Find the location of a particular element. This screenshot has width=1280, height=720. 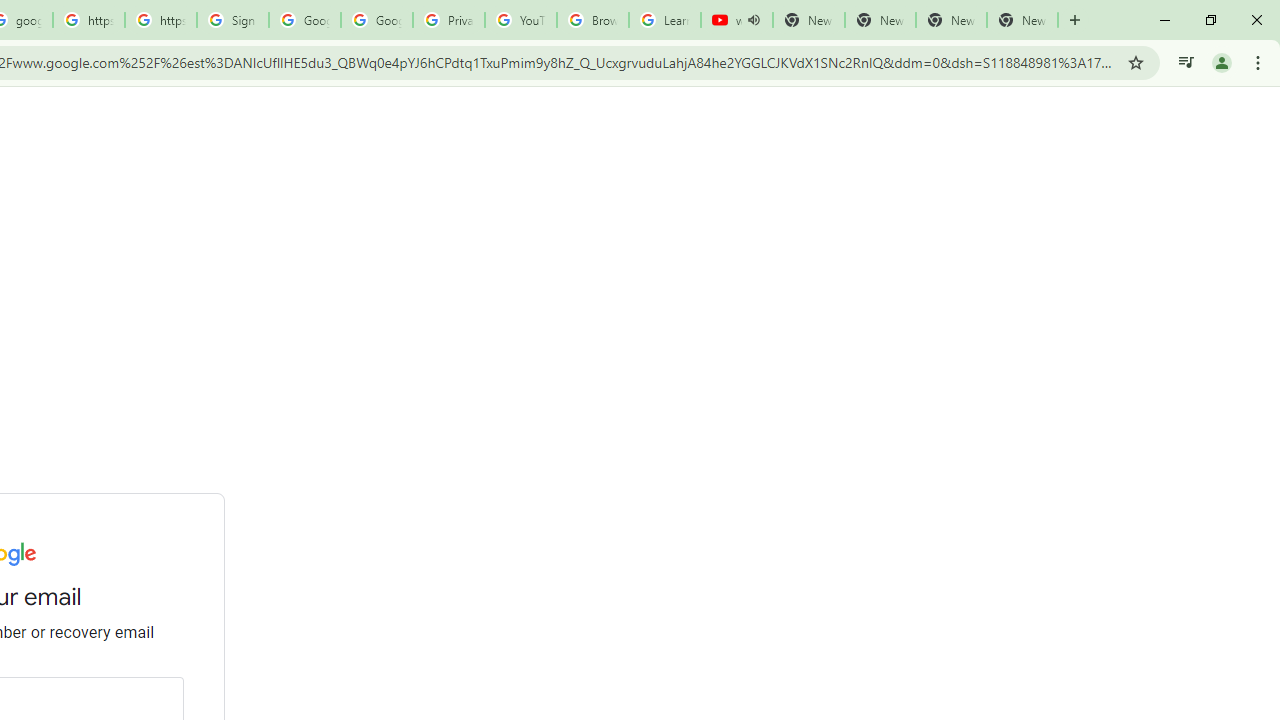

'https://scholar.google.com/' is located at coordinates (87, 20).